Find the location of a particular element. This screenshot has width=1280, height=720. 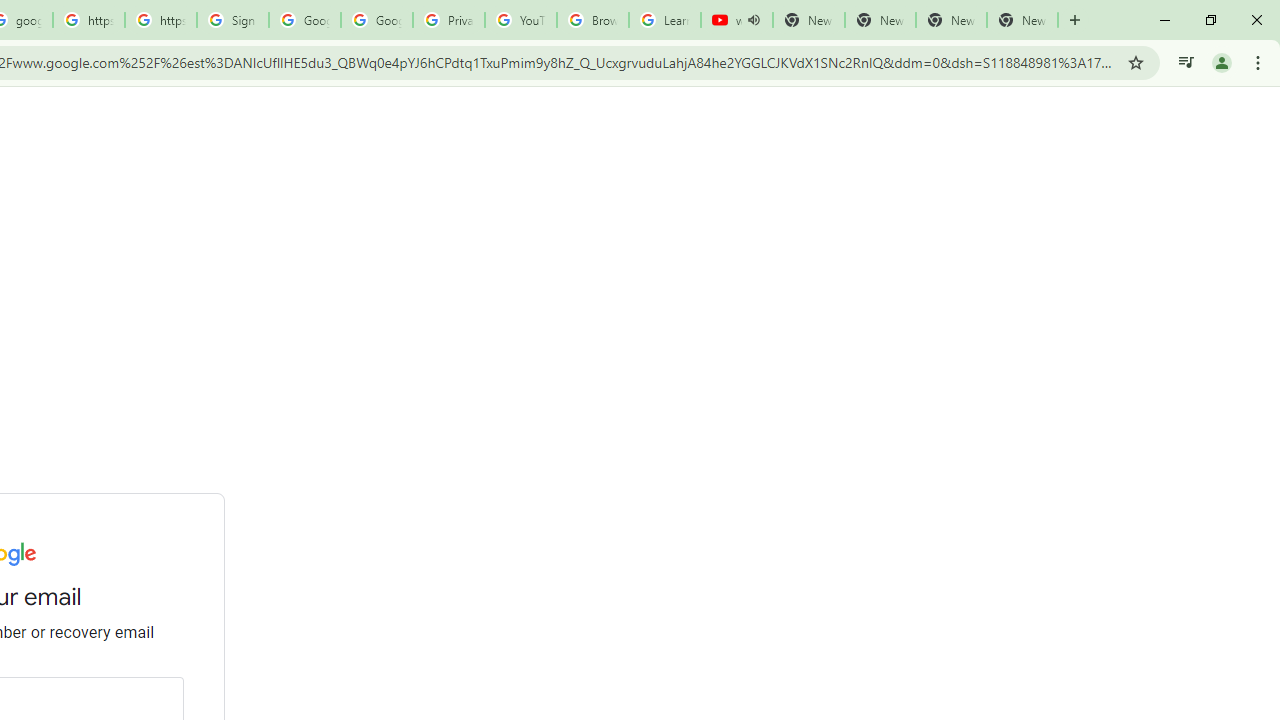

'https://scholar.google.com/' is located at coordinates (87, 20).